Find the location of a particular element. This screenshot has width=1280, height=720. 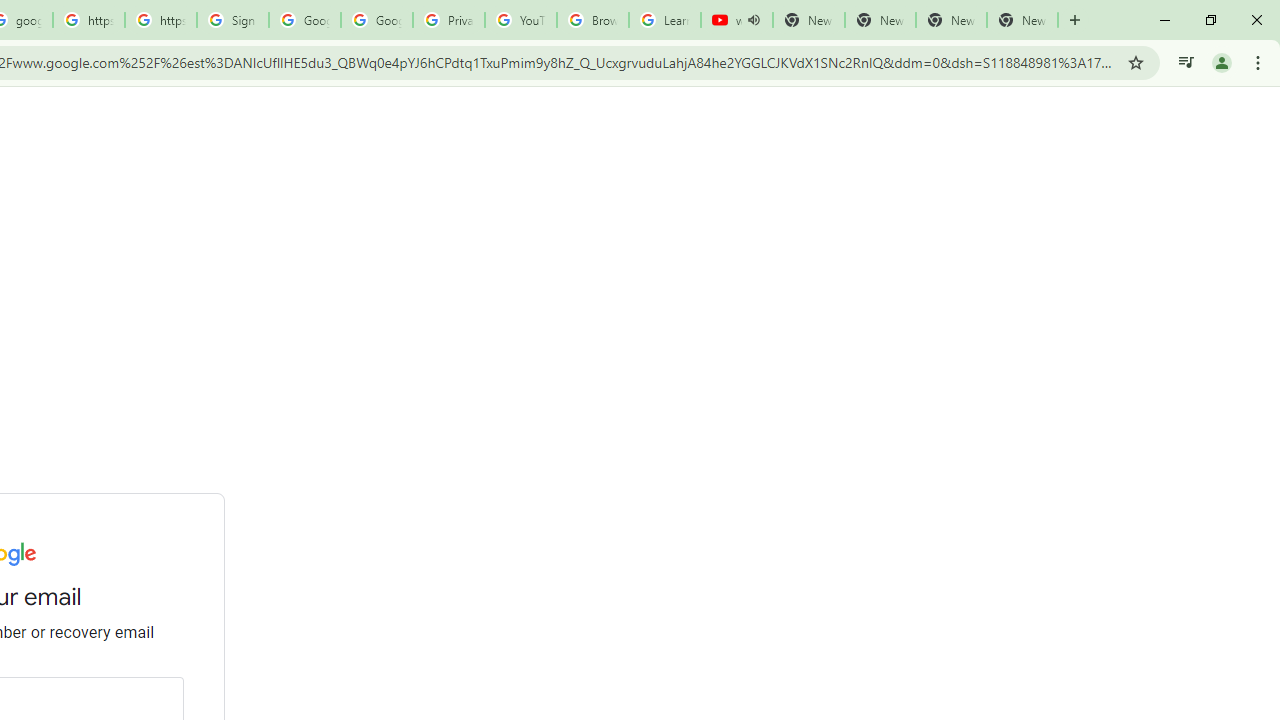

'https://scholar.google.com/' is located at coordinates (87, 20).